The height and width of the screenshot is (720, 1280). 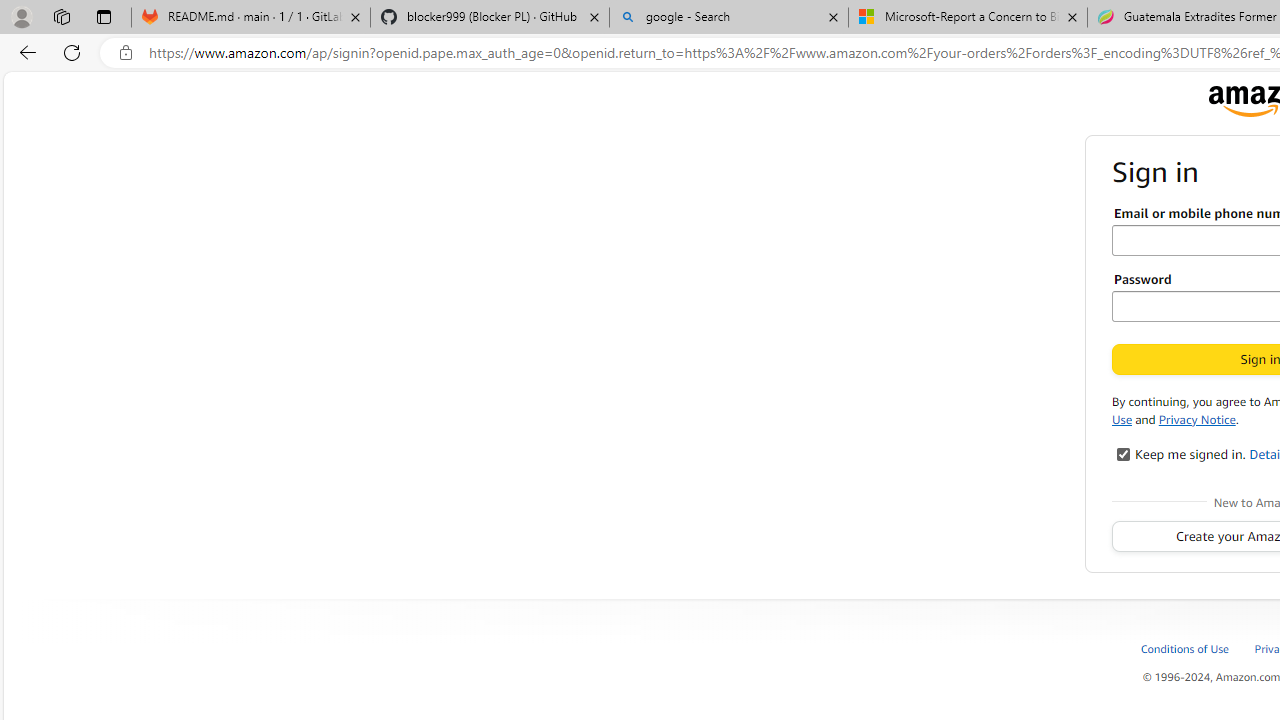 What do you see at coordinates (1123, 453) in the screenshot?
I see `'Keep me signed in. Details'` at bounding box center [1123, 453].